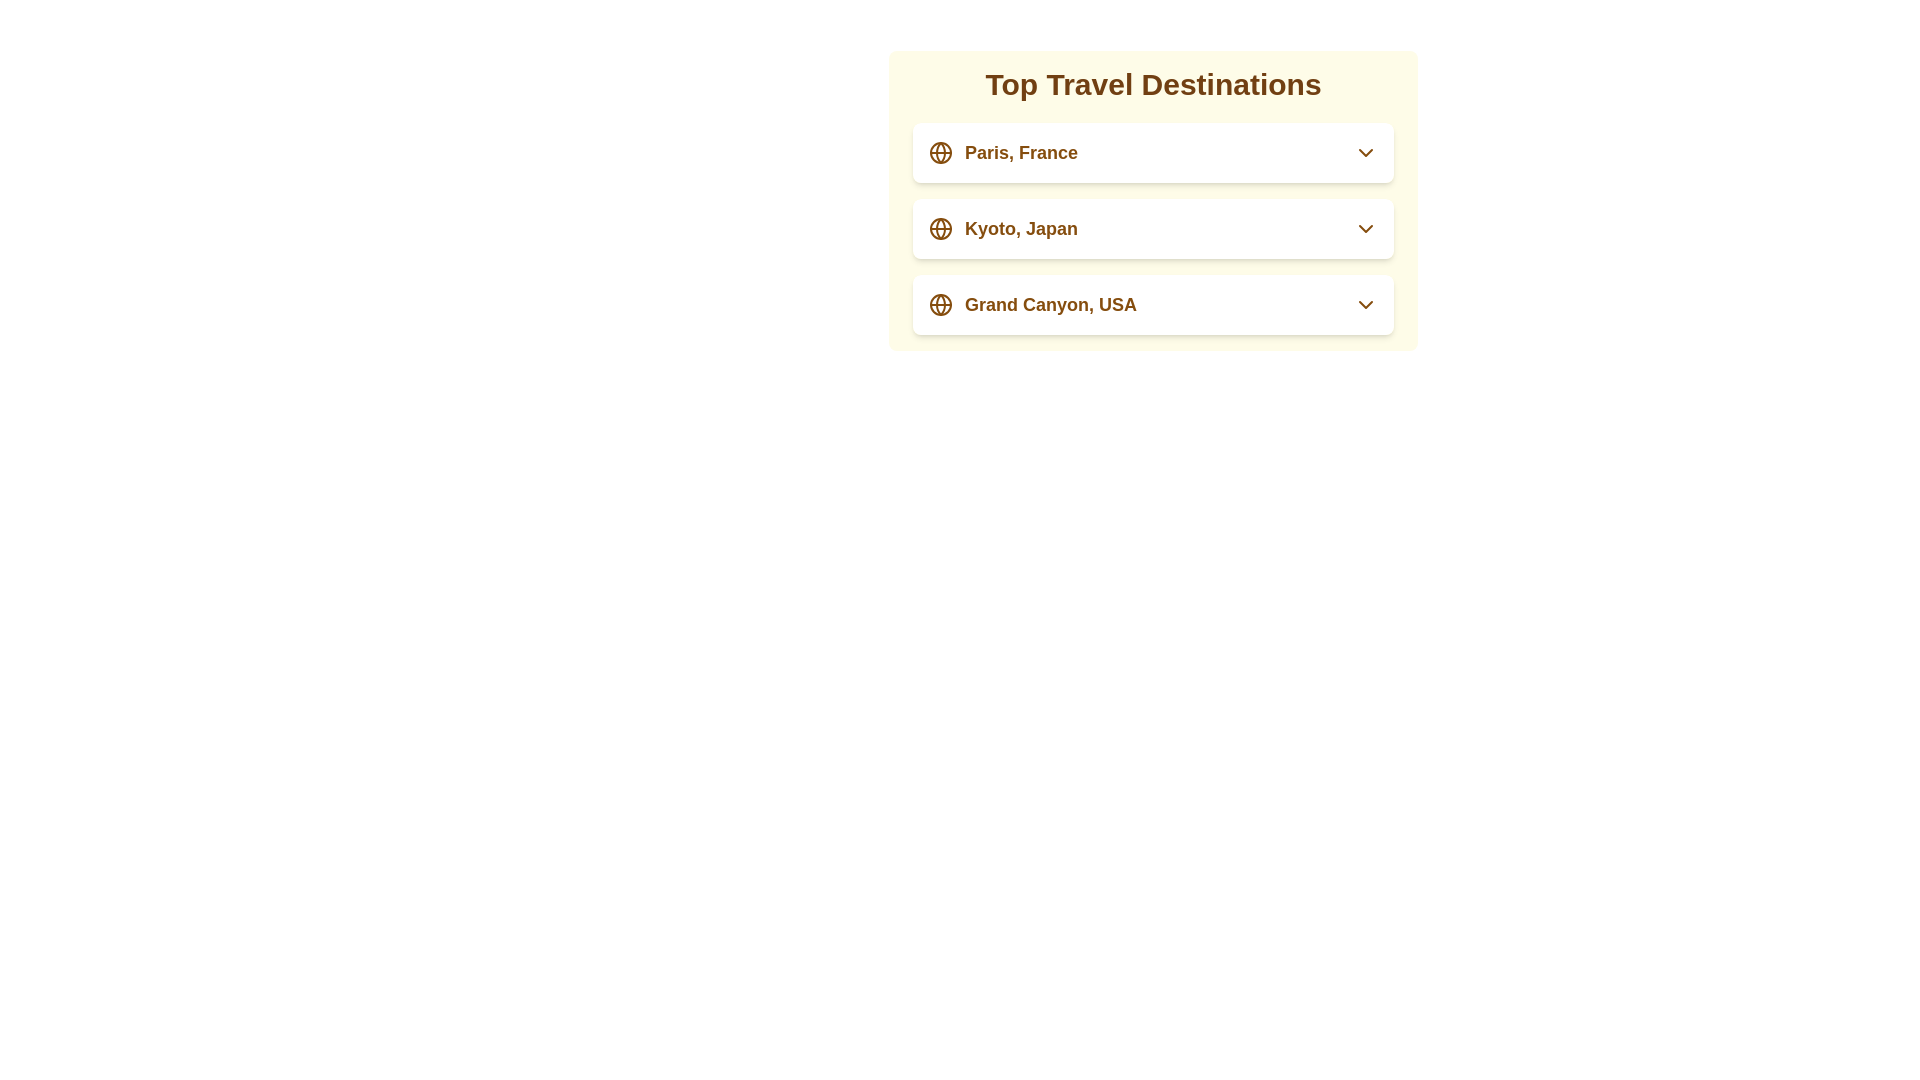  Describe the element at coordinates (1003, 227) in the screenshot. I see `the button-like list item displaying 'Kyoto, Japan'` at that location.